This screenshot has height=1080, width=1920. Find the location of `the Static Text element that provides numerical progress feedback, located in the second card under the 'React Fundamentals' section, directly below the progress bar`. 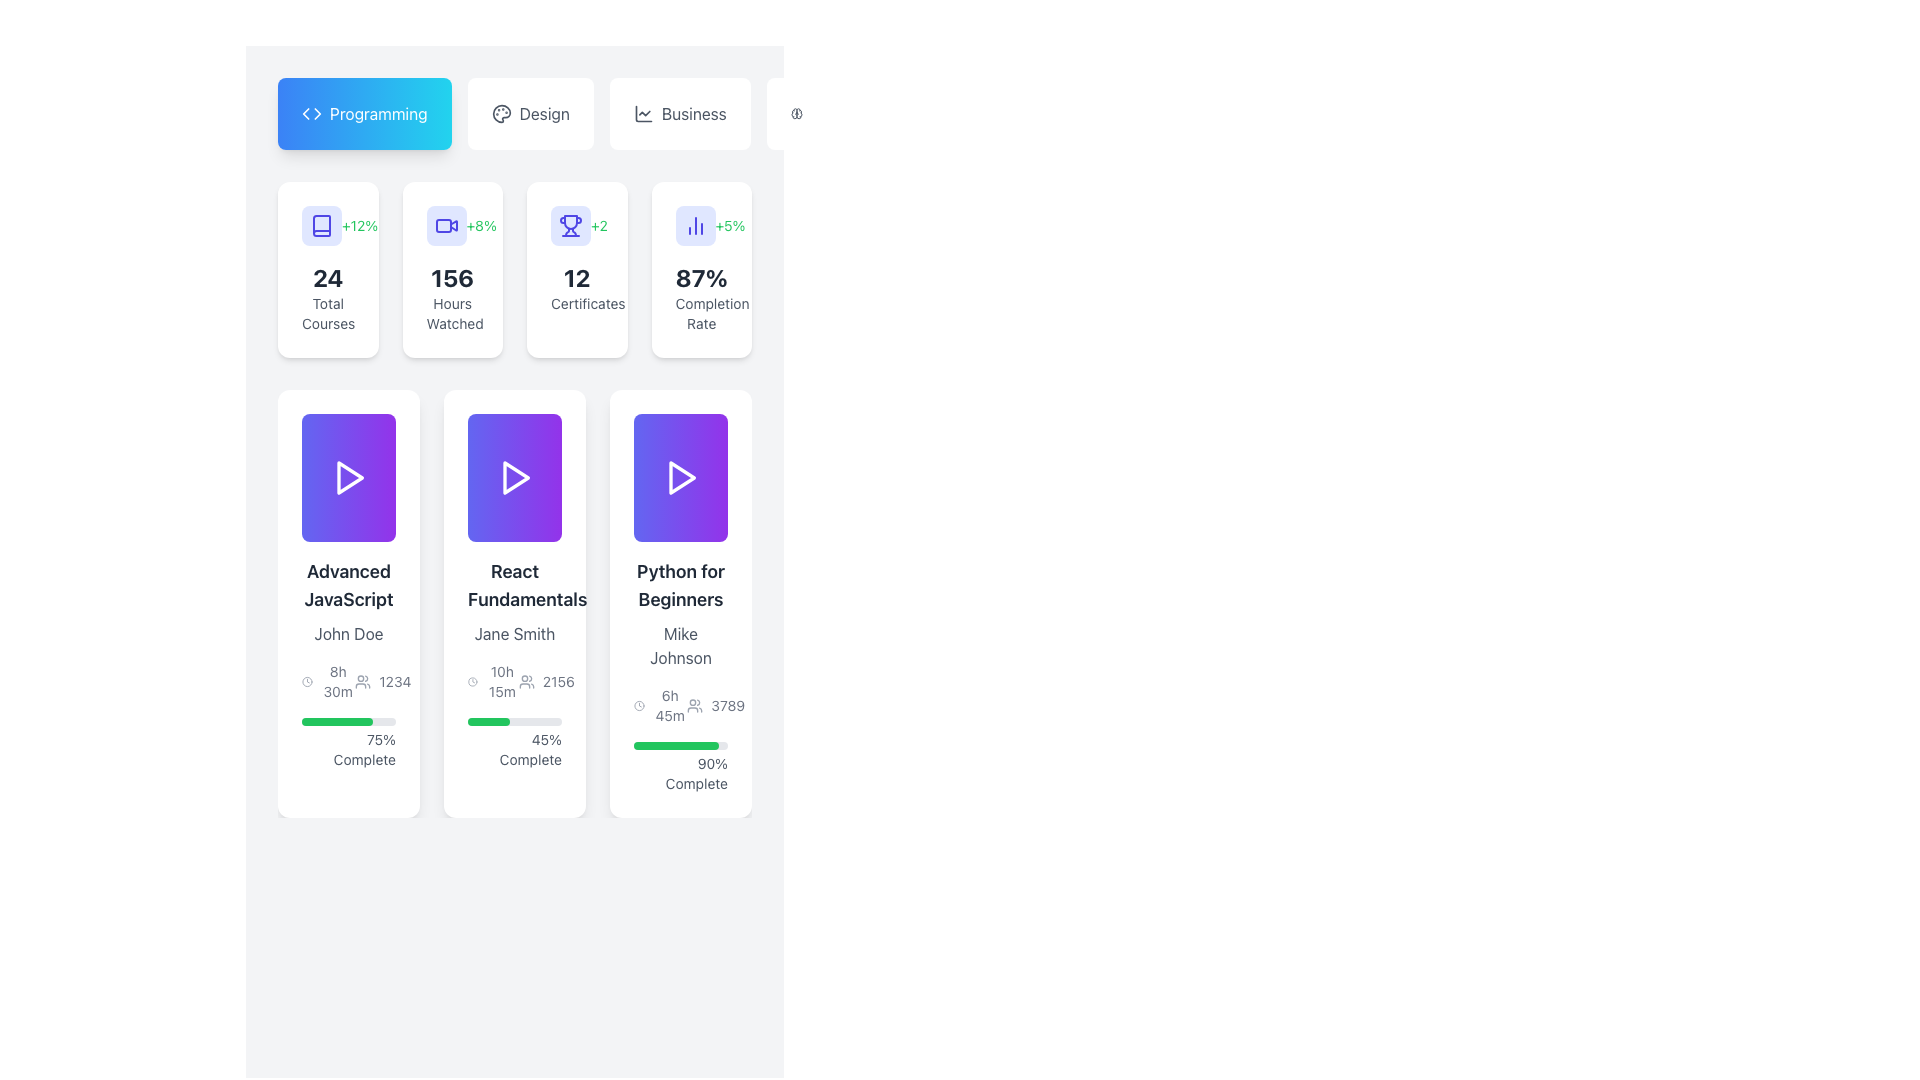

the Static Text element that provides numerical progress feedback, located in the second card under the 'React Fundamentals' section, directly below the progress bar is located at coordinates (514, 749).